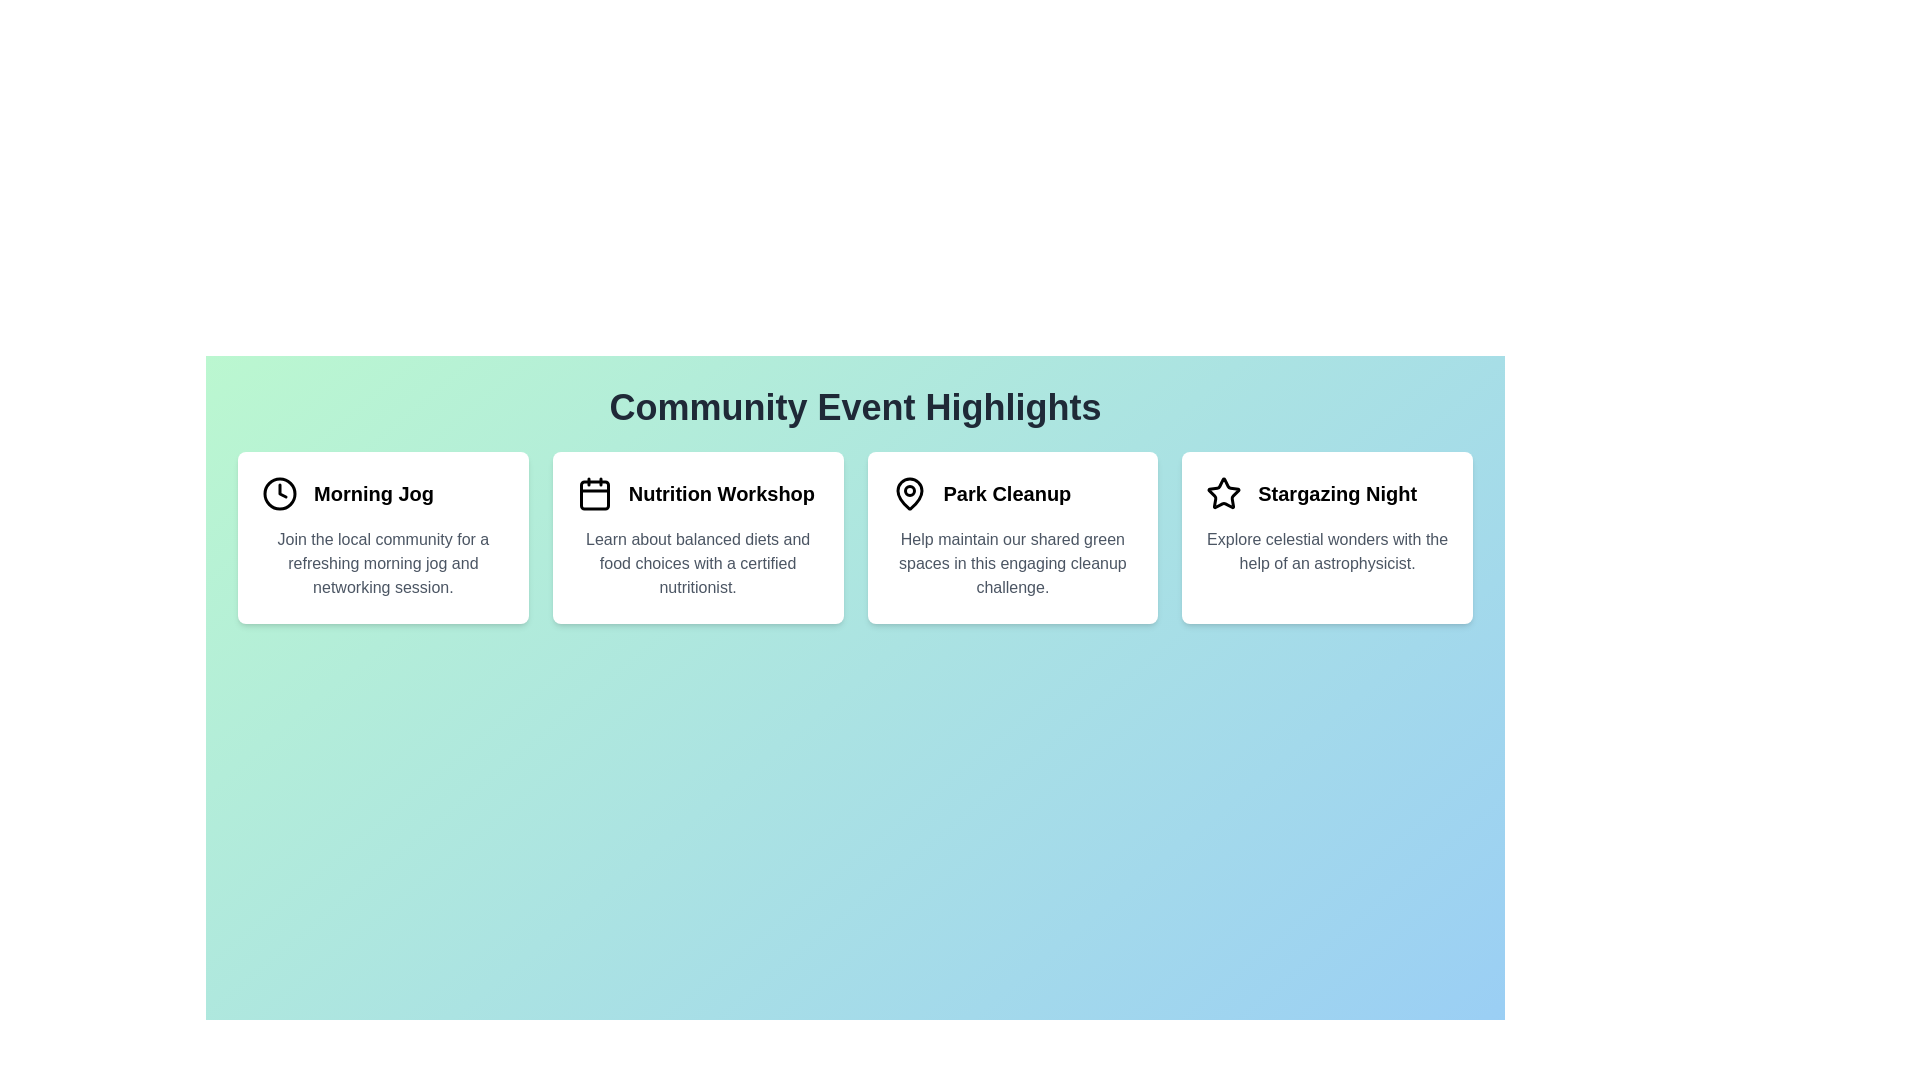  What do you see at coordinates (593, 493) in the screenshot?
I see `the calendar icon located at the upper-left corner of the 'Nutrition Workshop' event card, which features a square outline with rounded corners and two vertical bars resembling calendar tabs` at bounding box center [593, 493].